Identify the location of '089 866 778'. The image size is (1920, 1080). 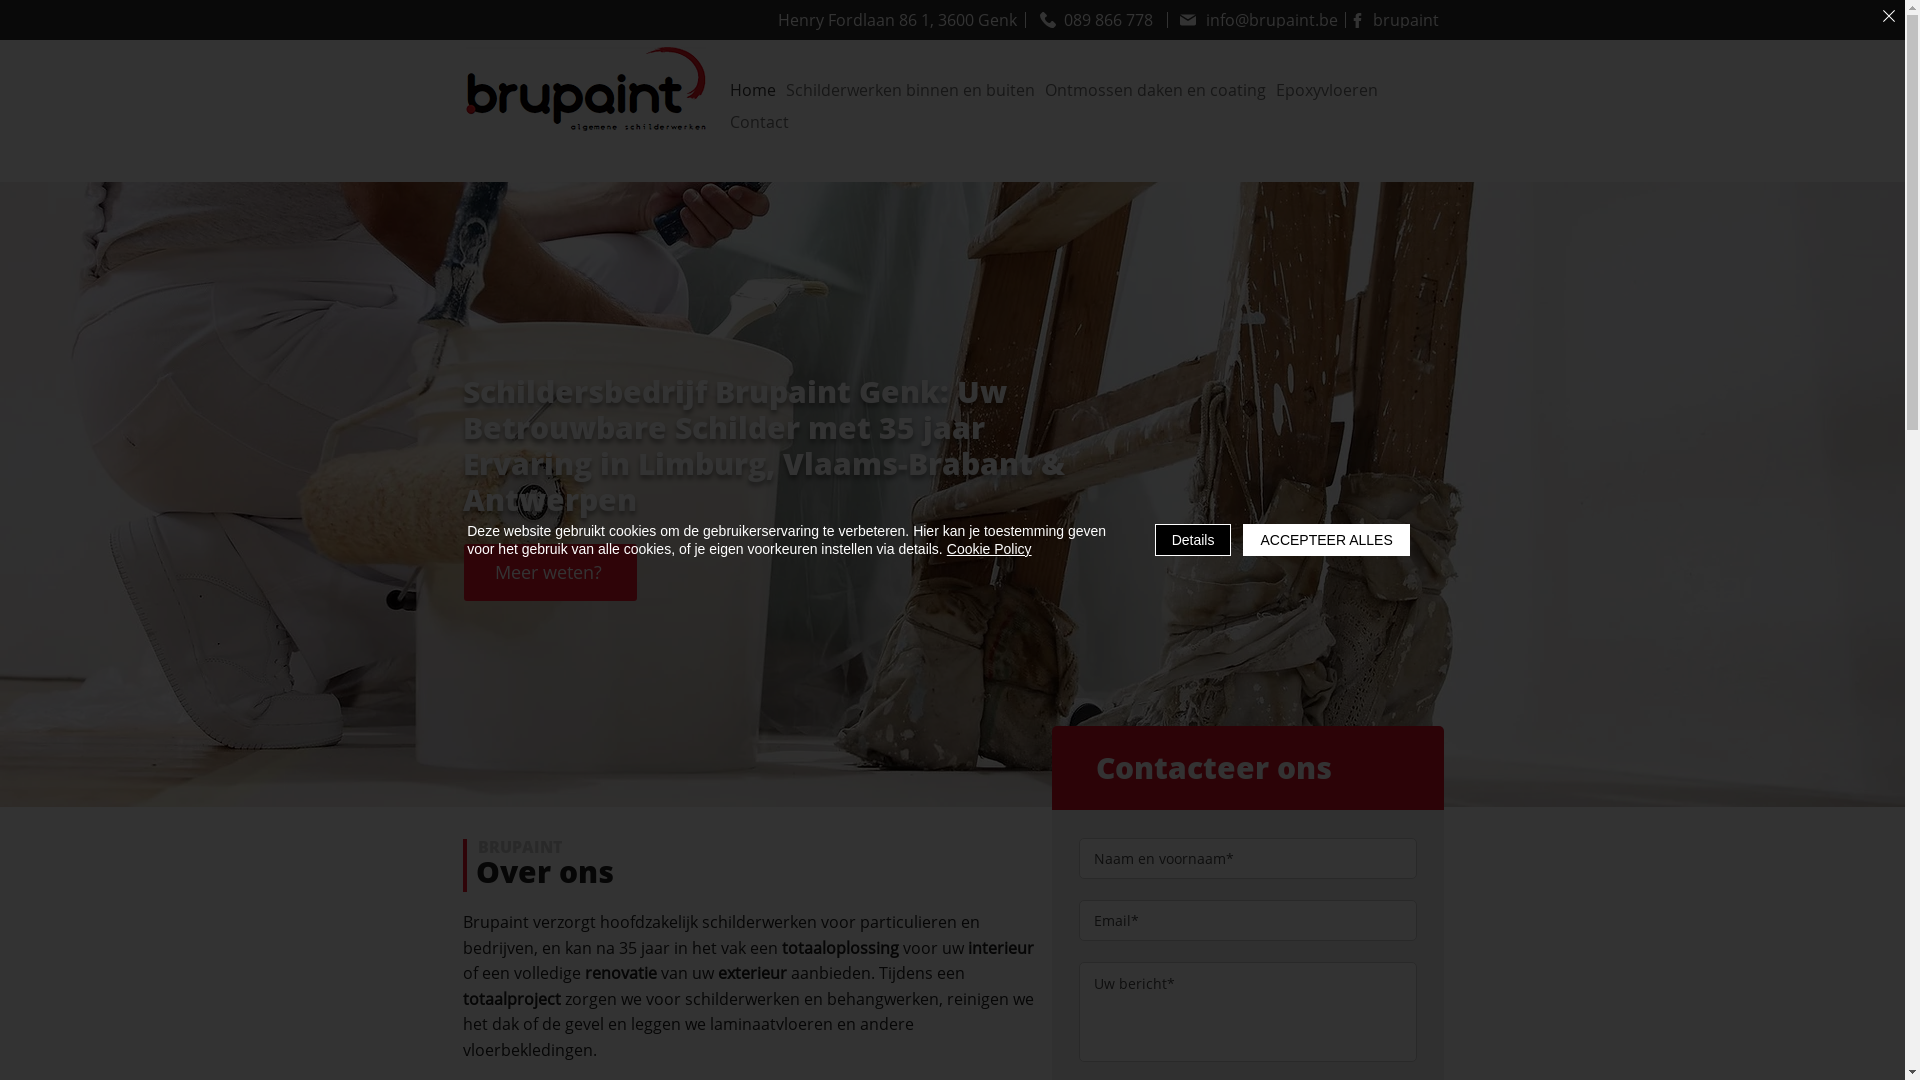
(1023, 19).